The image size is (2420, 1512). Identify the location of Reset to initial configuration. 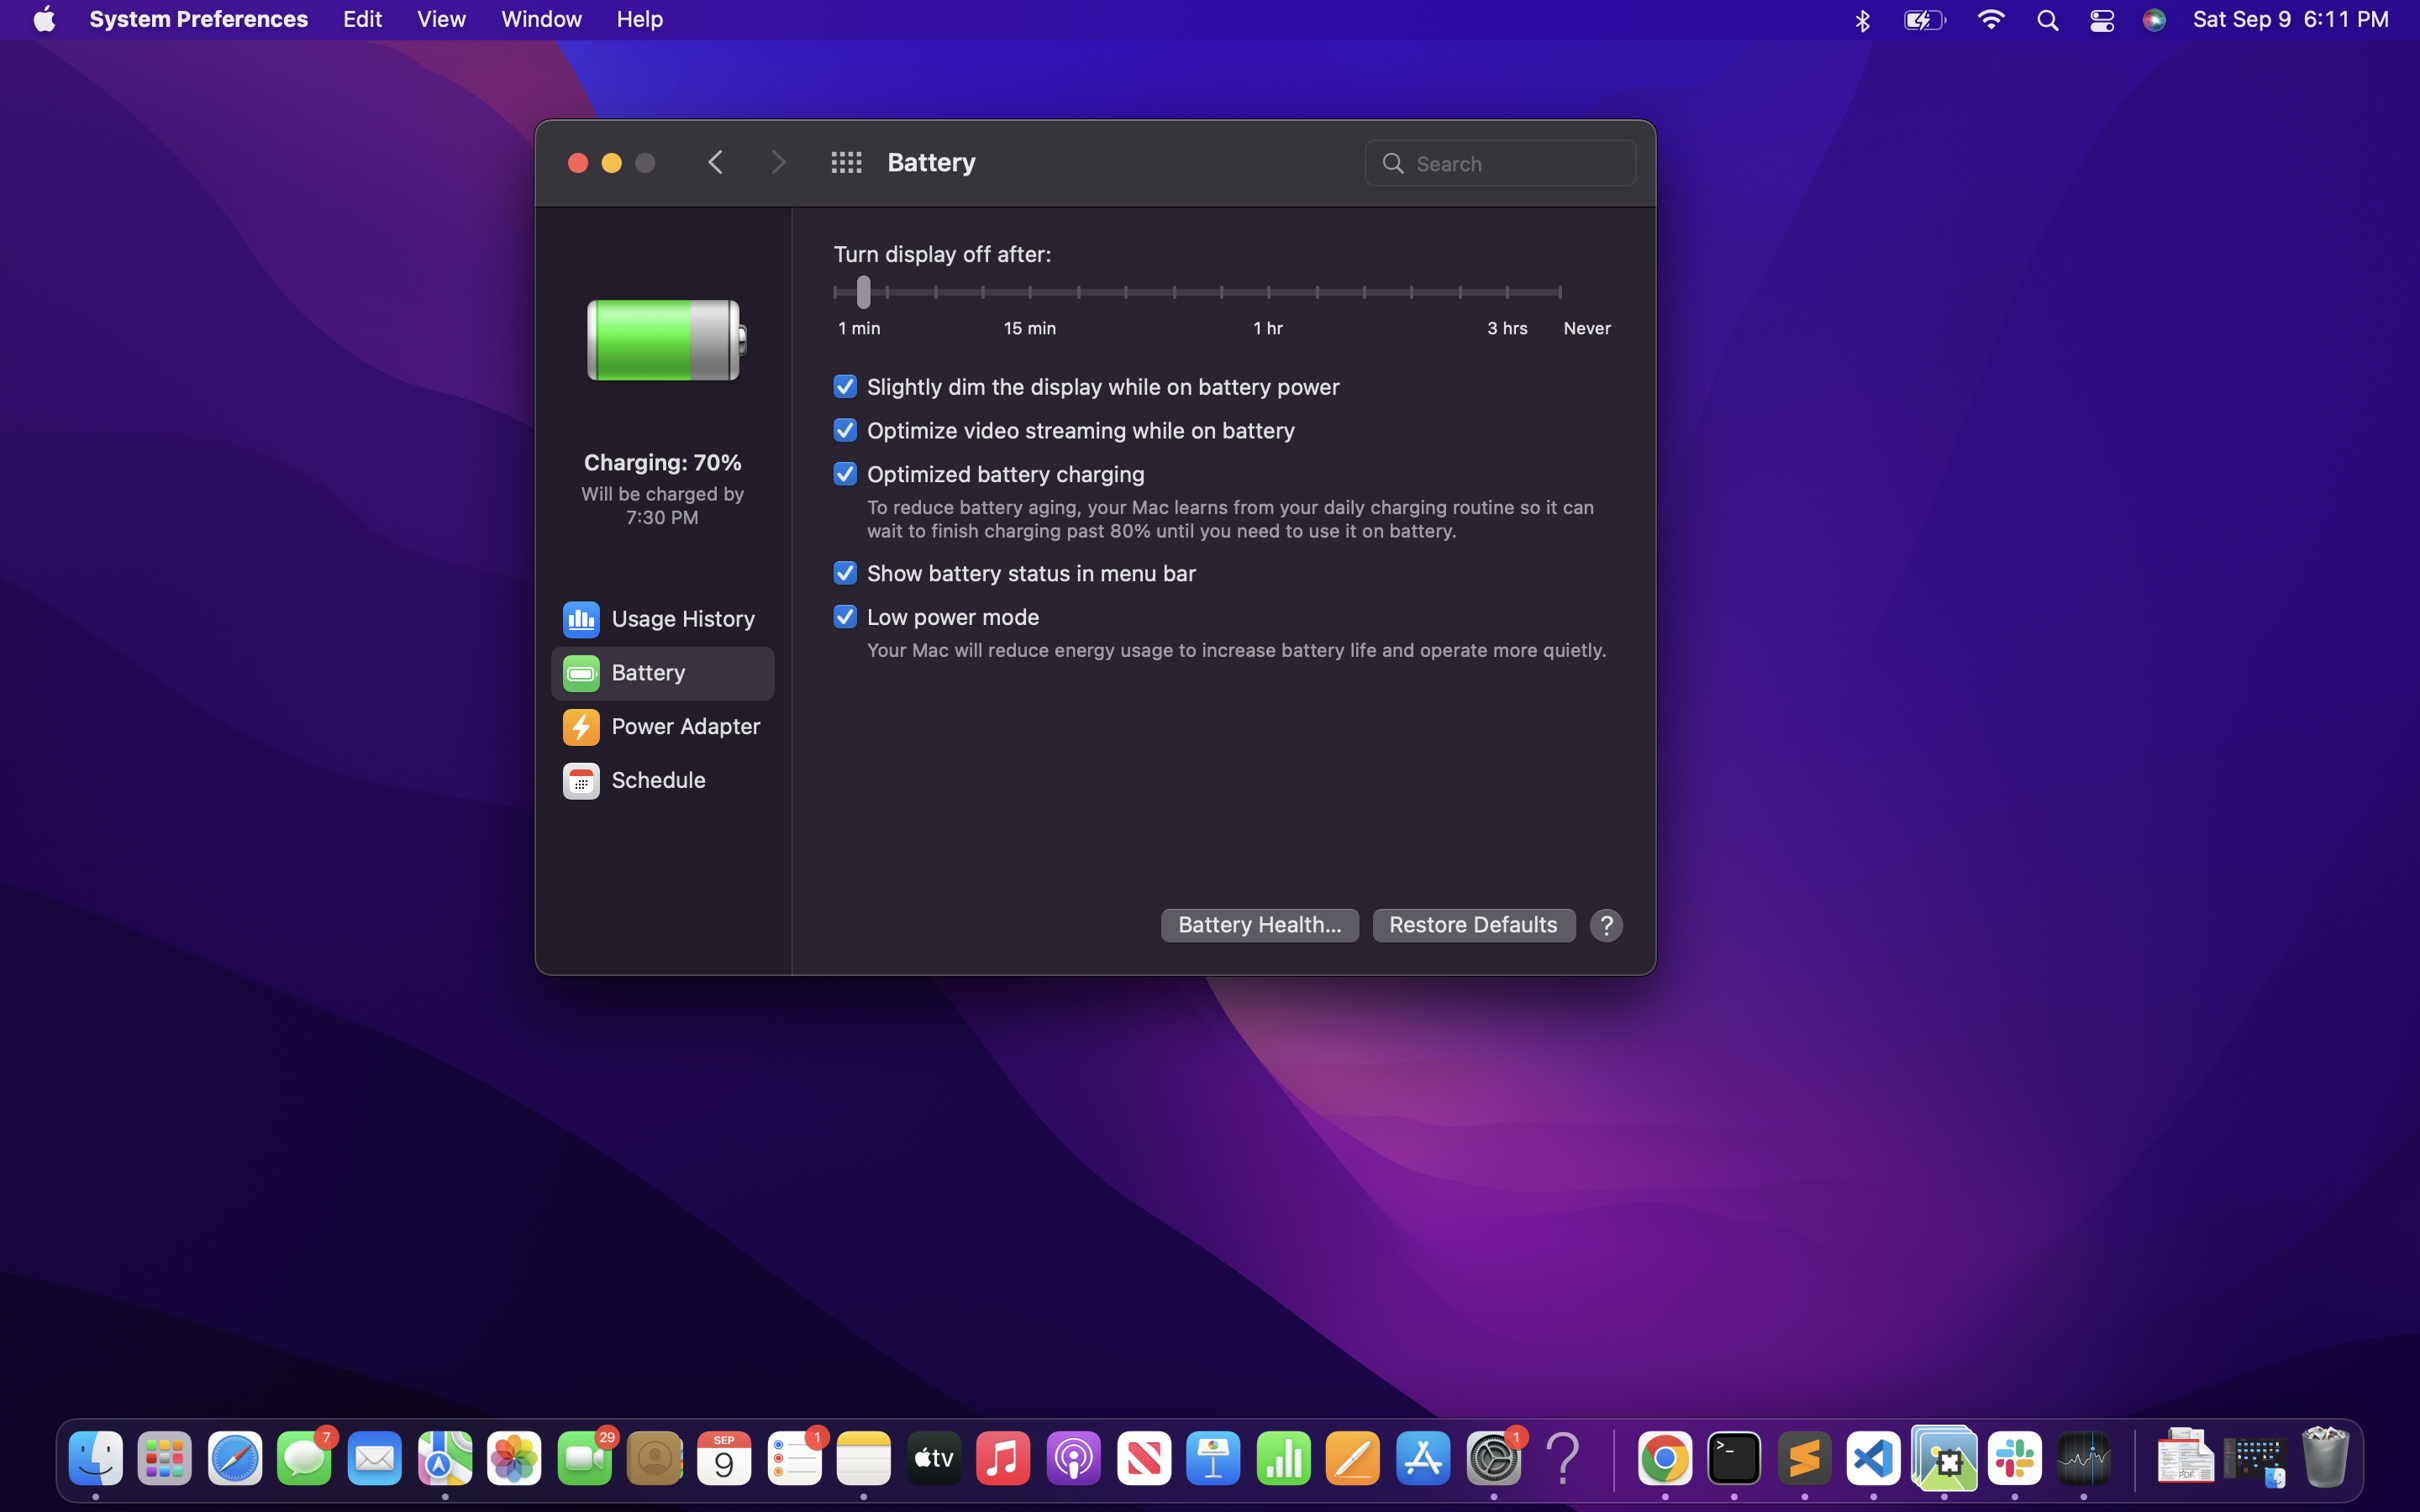
(1475, 925).